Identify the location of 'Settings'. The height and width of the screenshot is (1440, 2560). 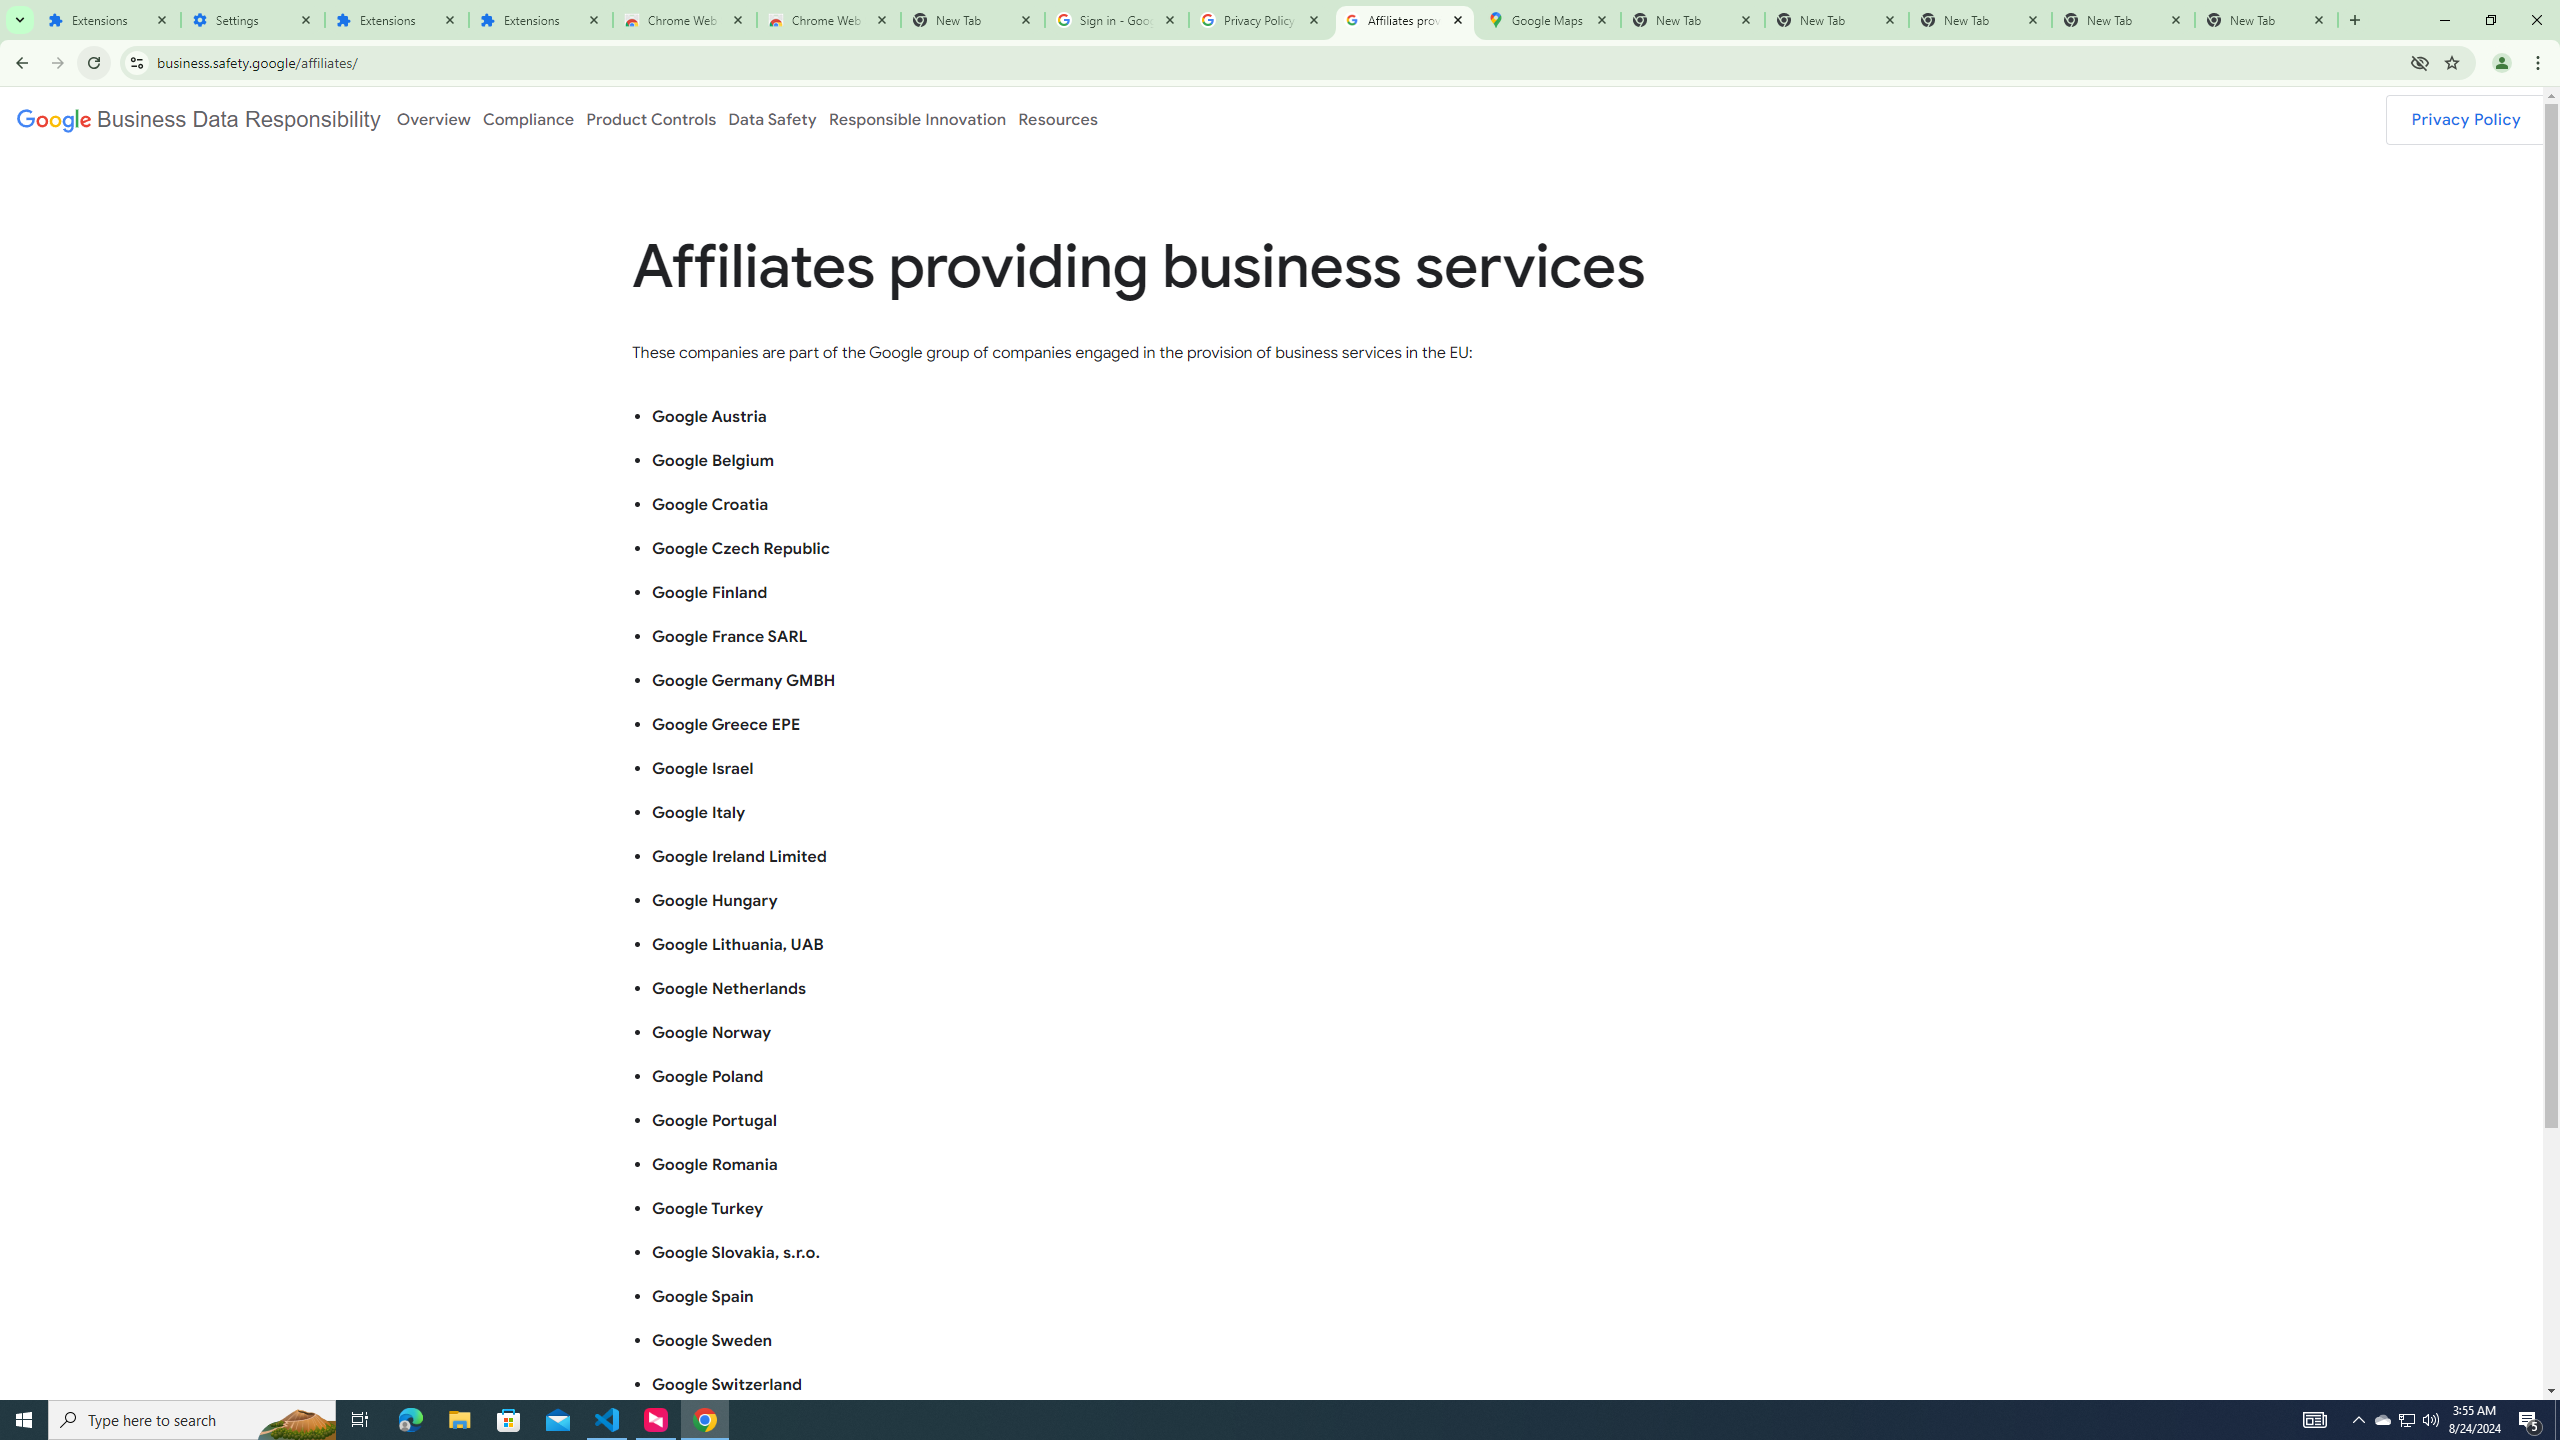
(252, 19).